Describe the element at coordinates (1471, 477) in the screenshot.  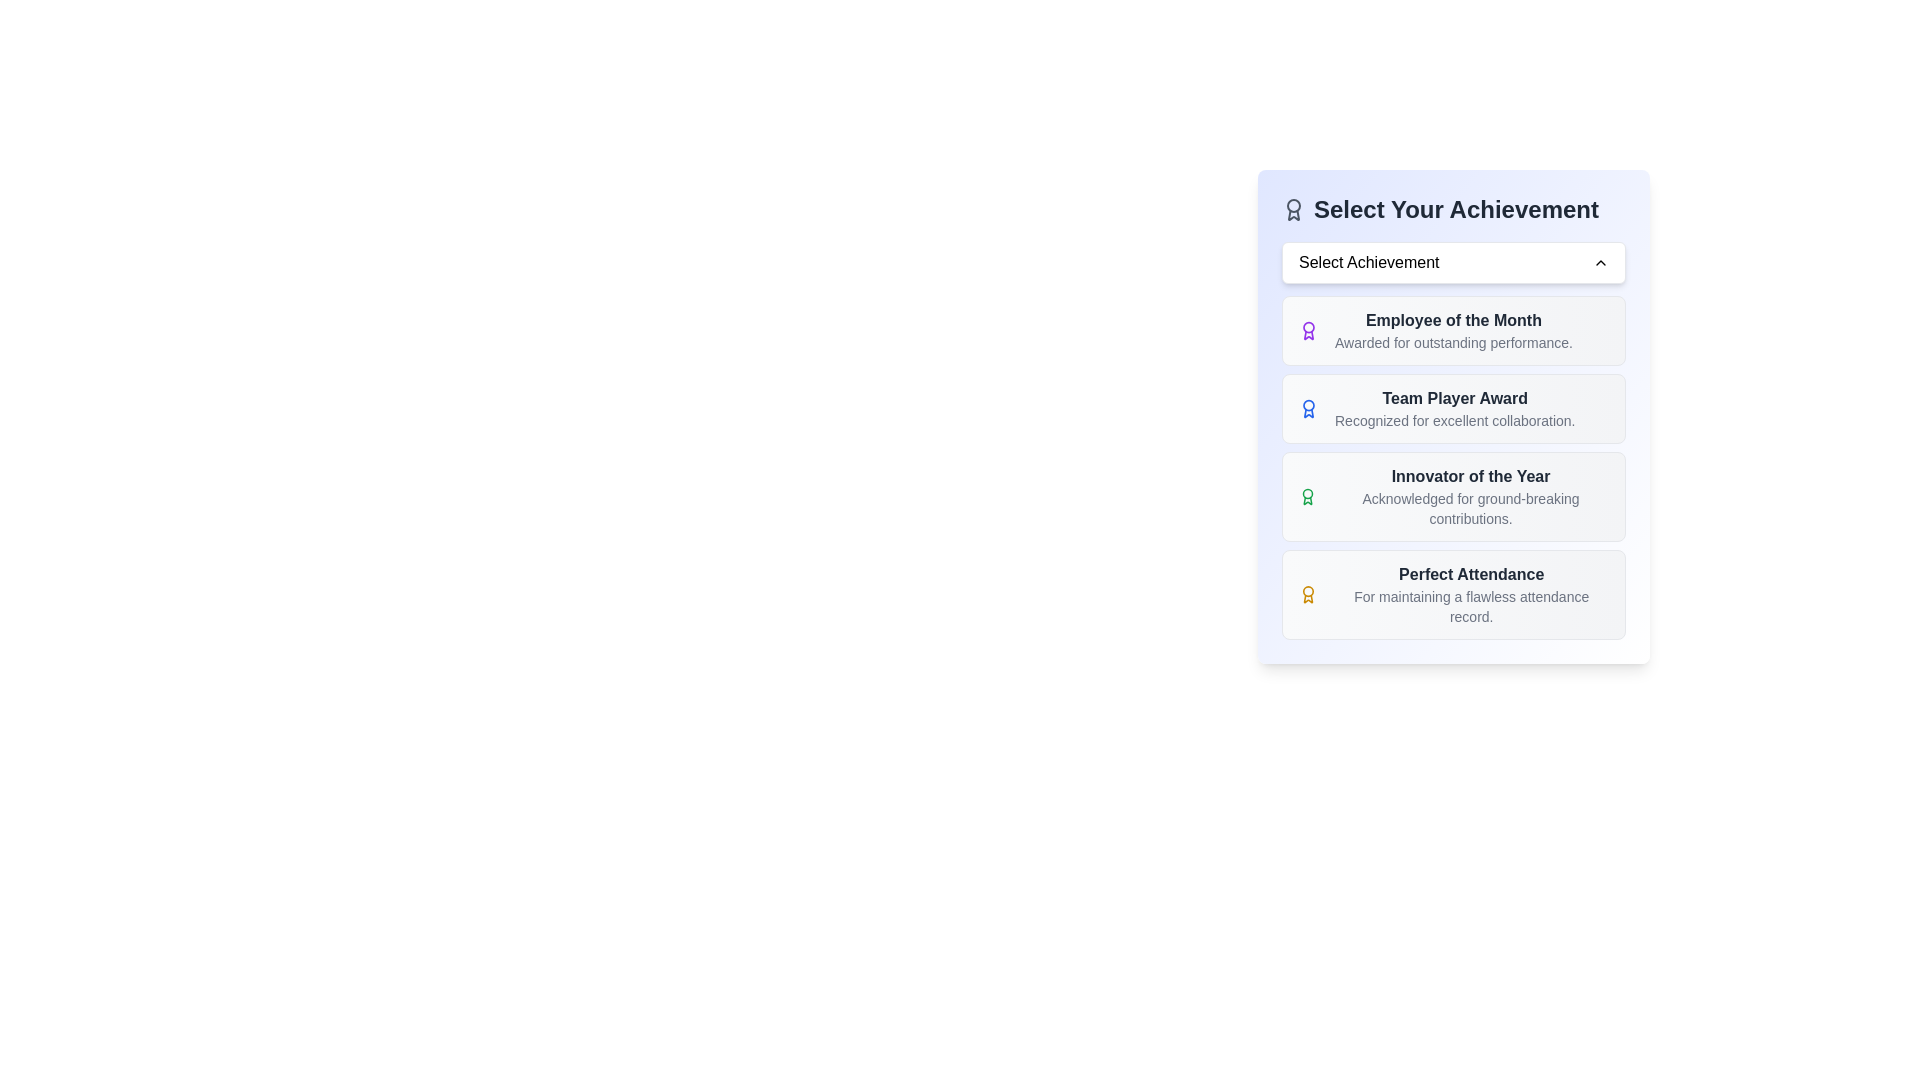
I see `the static text label 'Innovator of the Year' which is displayed in bold, dark gray text at the top of the third achievement entry in the list under 'Select Your Achievement'` at that location.